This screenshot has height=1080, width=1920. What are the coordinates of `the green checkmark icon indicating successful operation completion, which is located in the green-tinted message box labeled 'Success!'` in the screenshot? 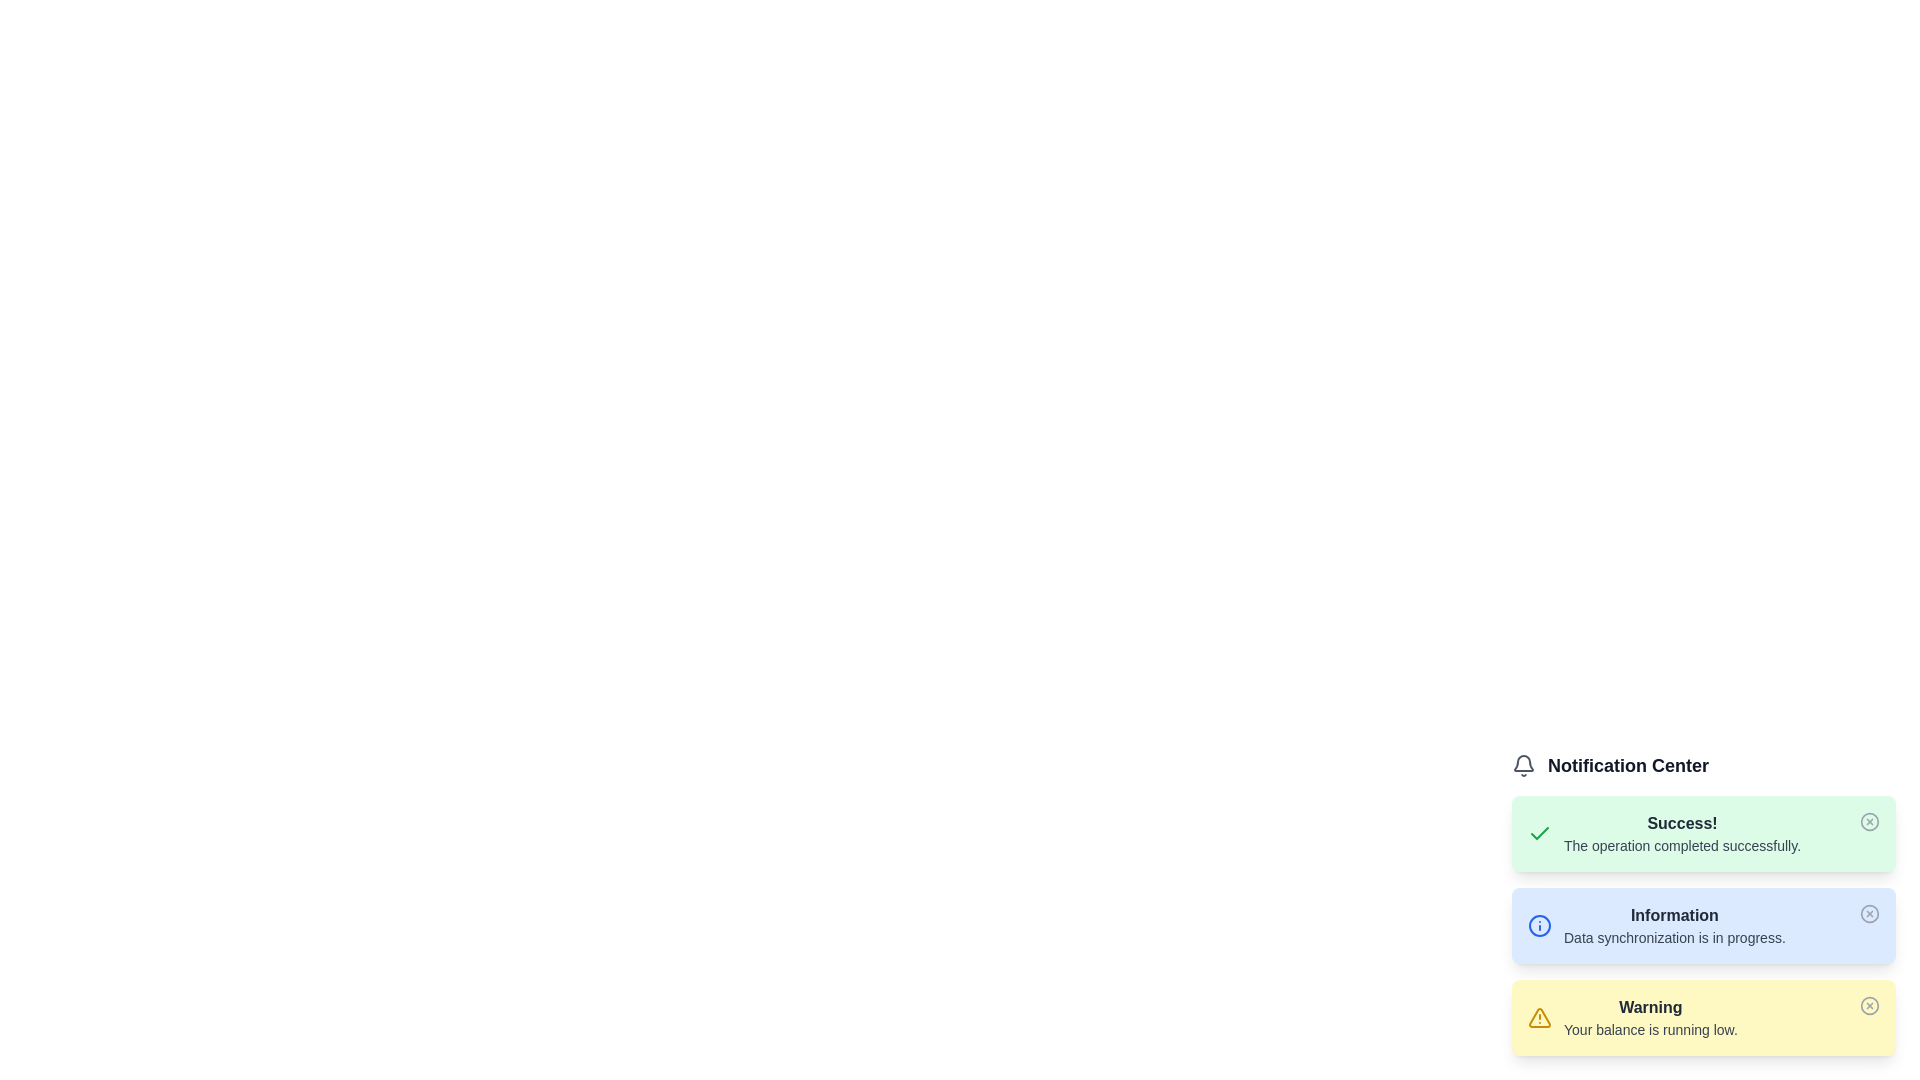 It's located at (1539, 833).